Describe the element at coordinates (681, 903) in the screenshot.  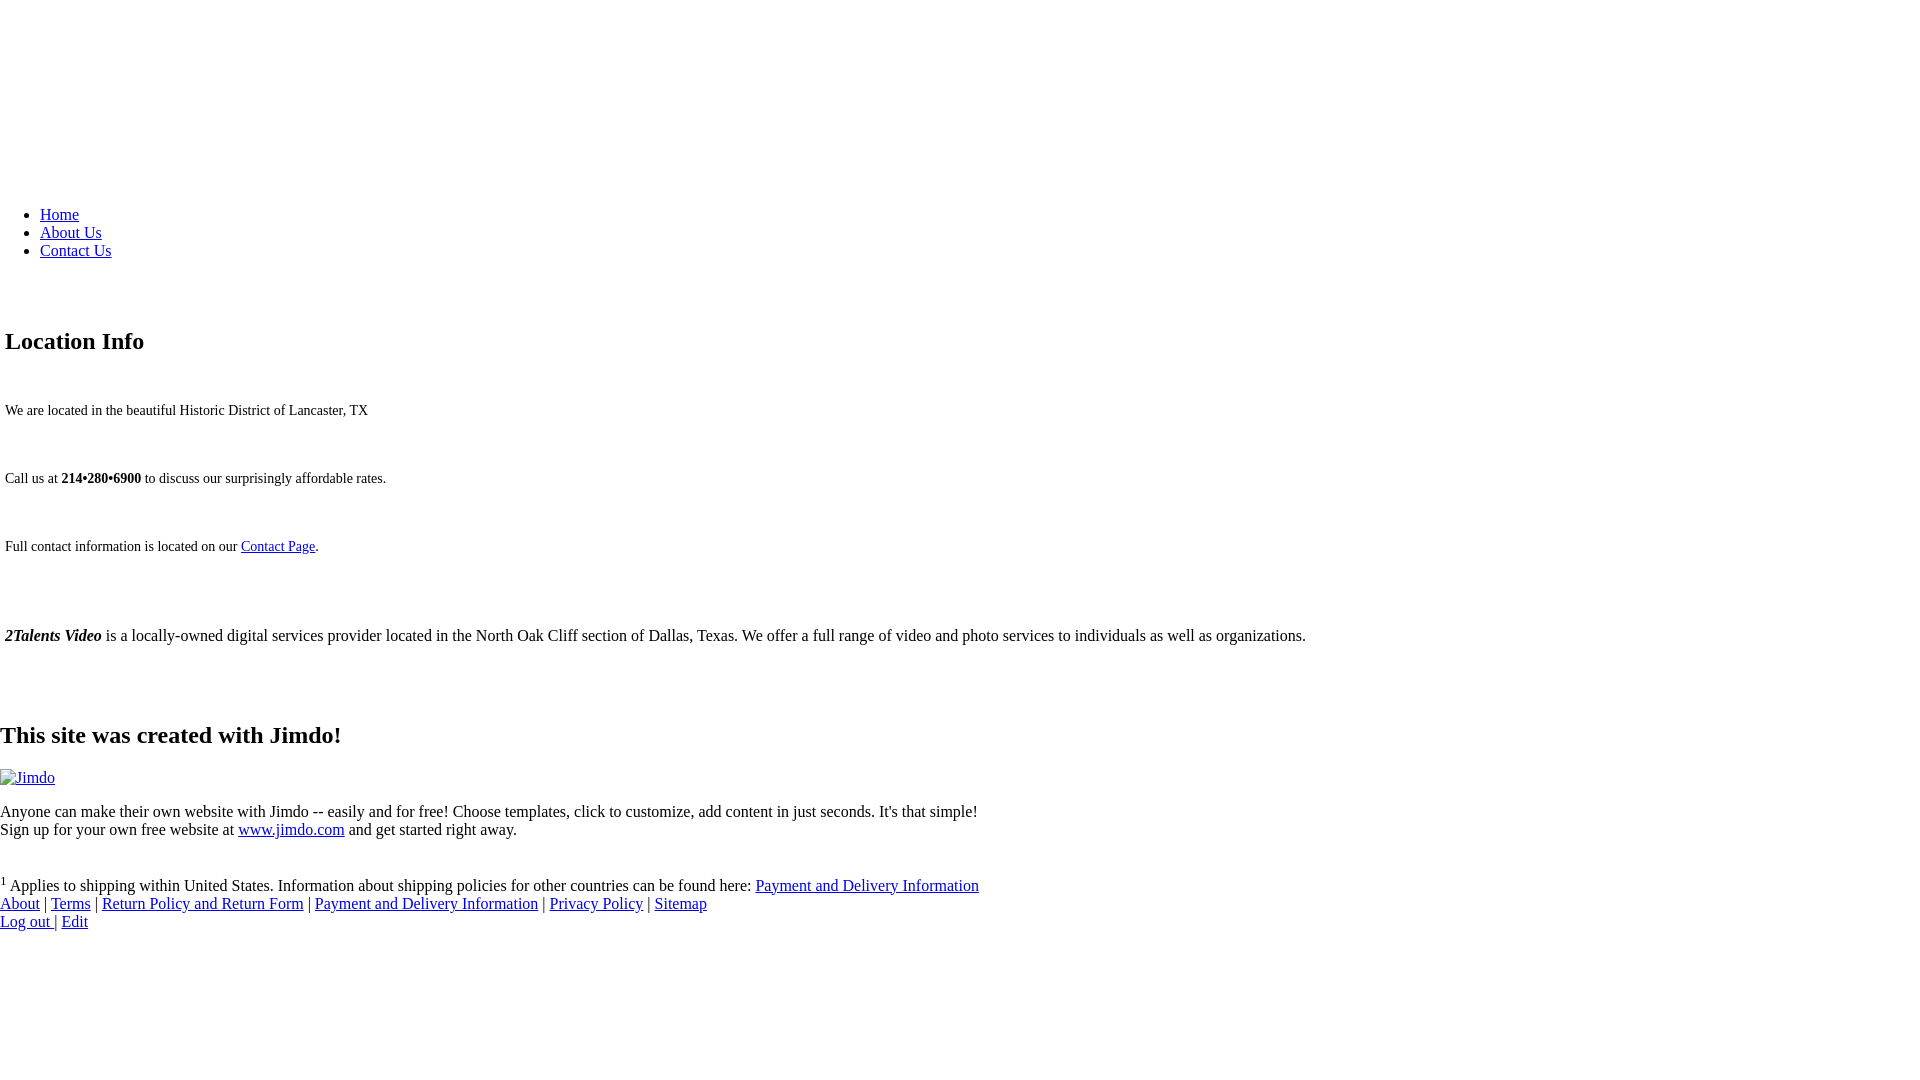
I see `'Sitemap'` at that location.